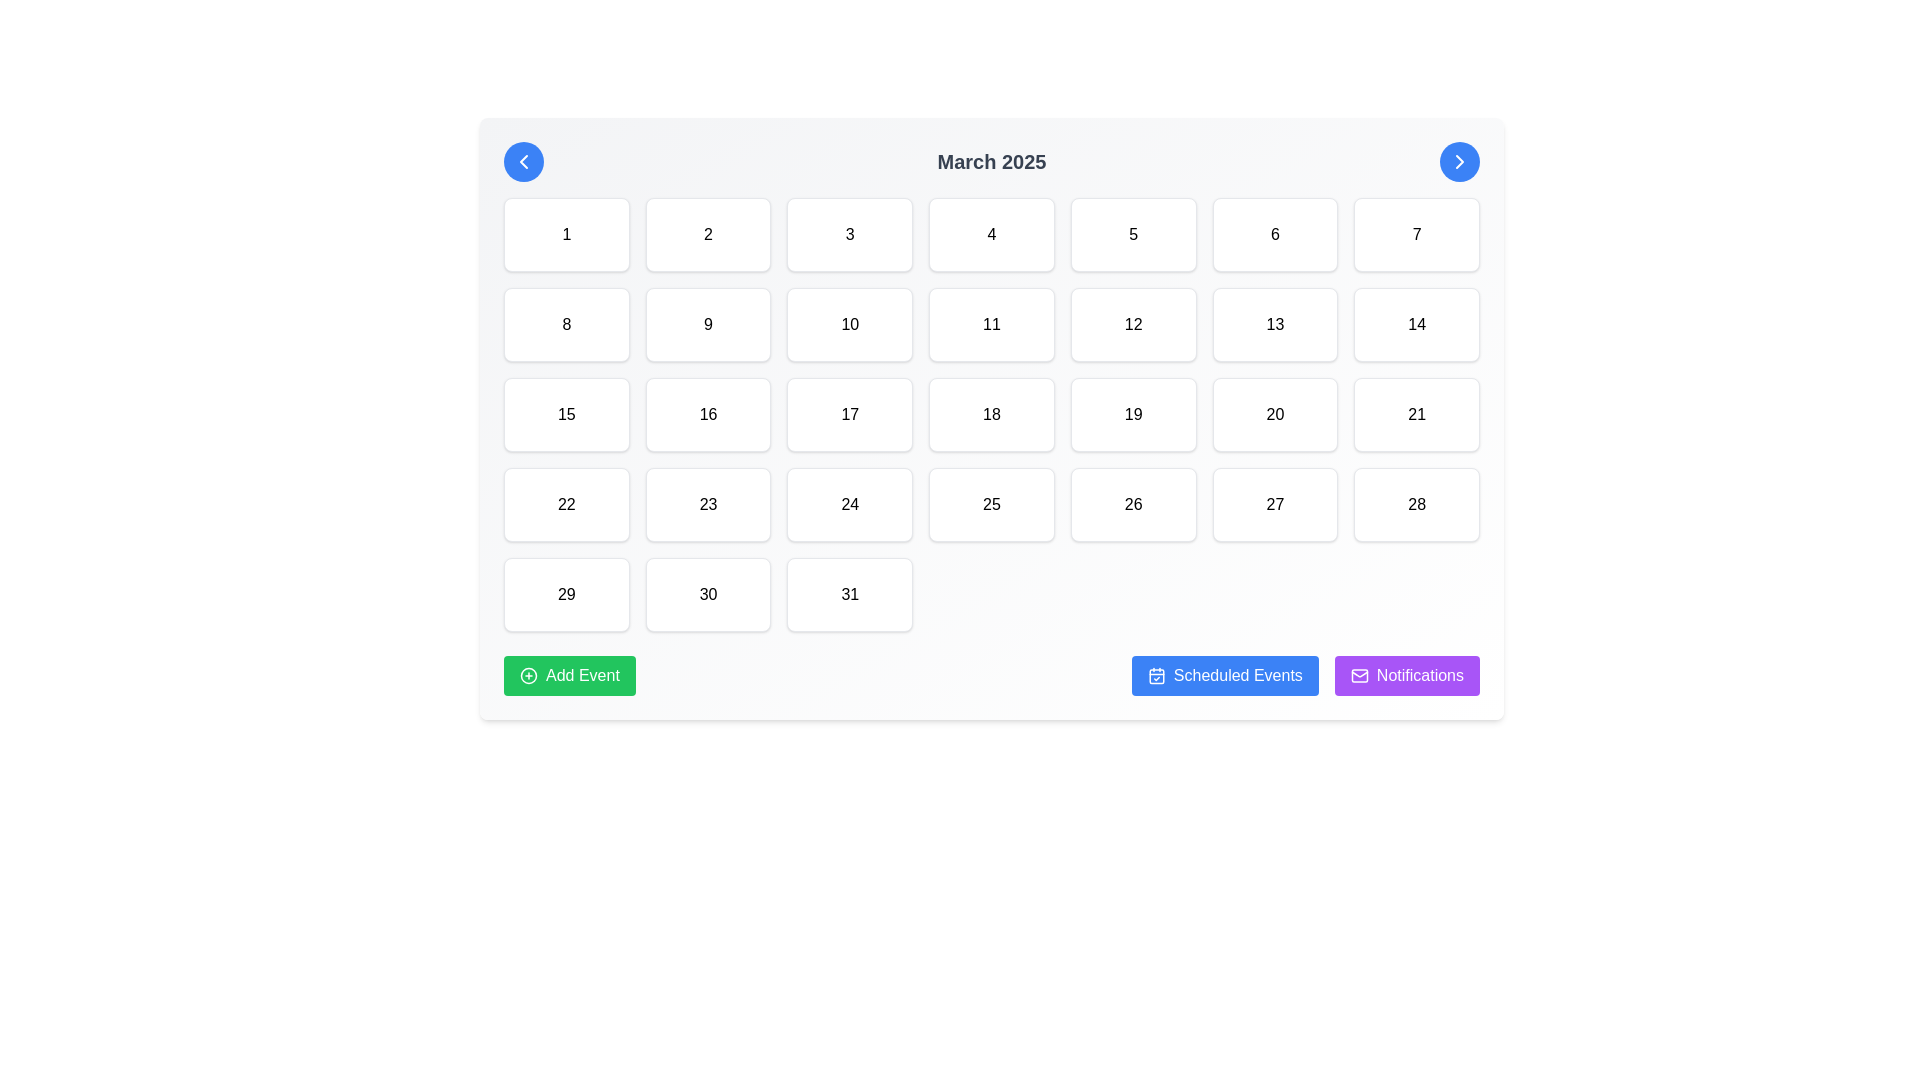  I want to click on the Calendar Day Cell displaying the number '17' with a white background and rounded corners, so click(850, 414).